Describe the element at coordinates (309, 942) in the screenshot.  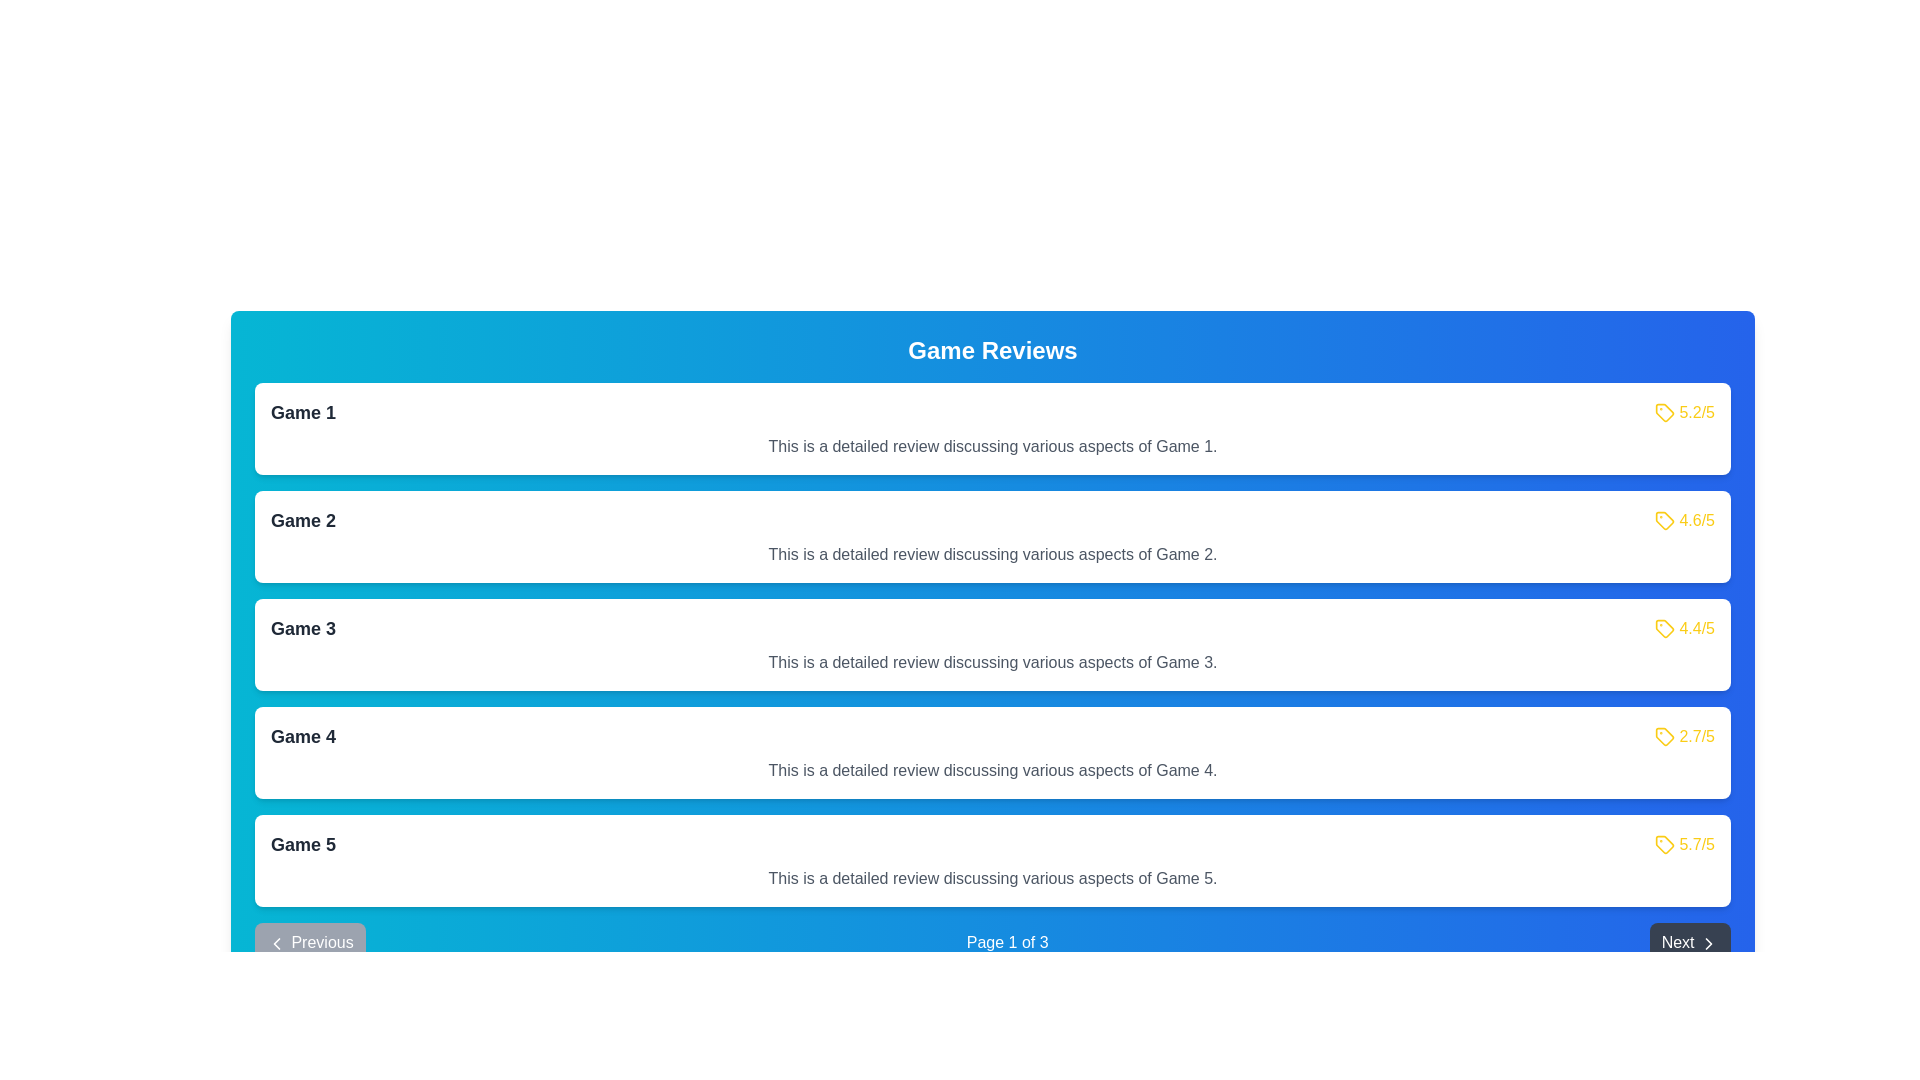
I see `the 'Previous' button, which has a dark grey background and white text` at that location.